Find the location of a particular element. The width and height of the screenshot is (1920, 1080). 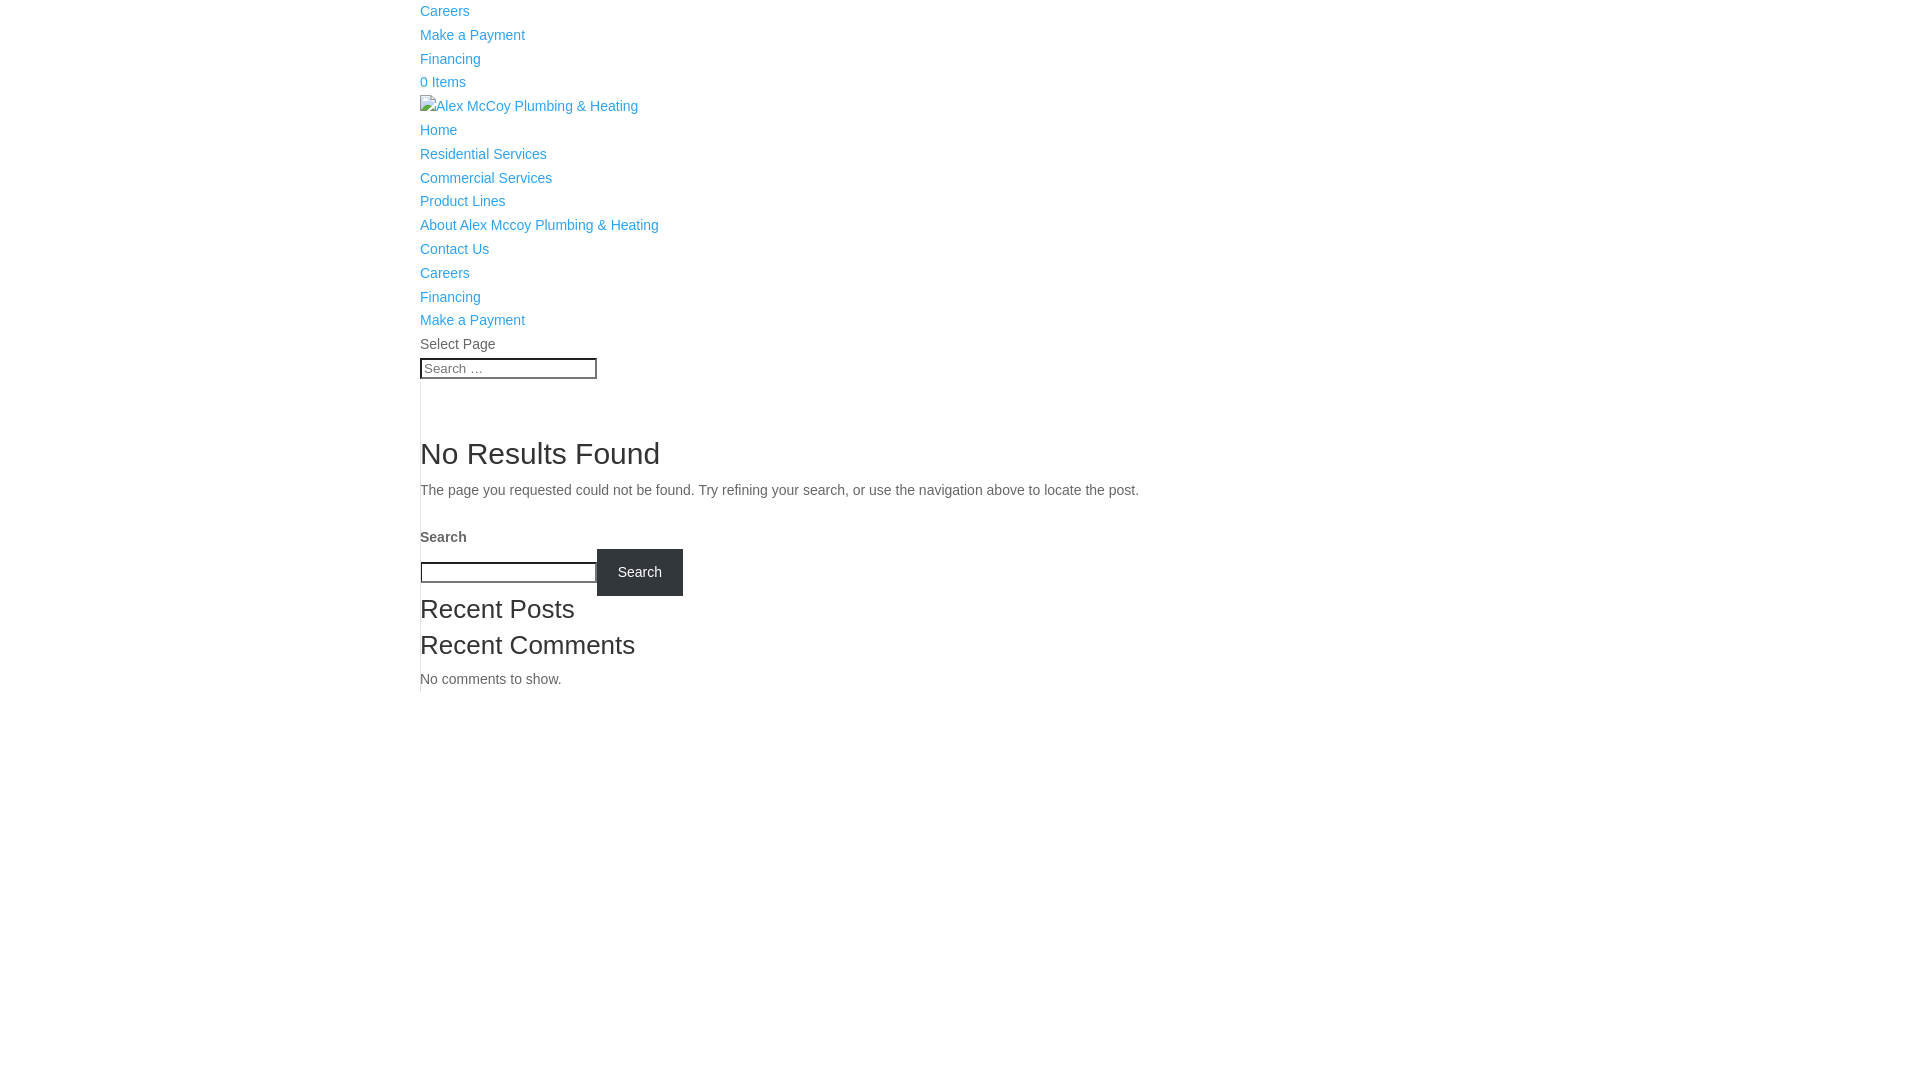

'Home' is located at coordinates (437, 130).